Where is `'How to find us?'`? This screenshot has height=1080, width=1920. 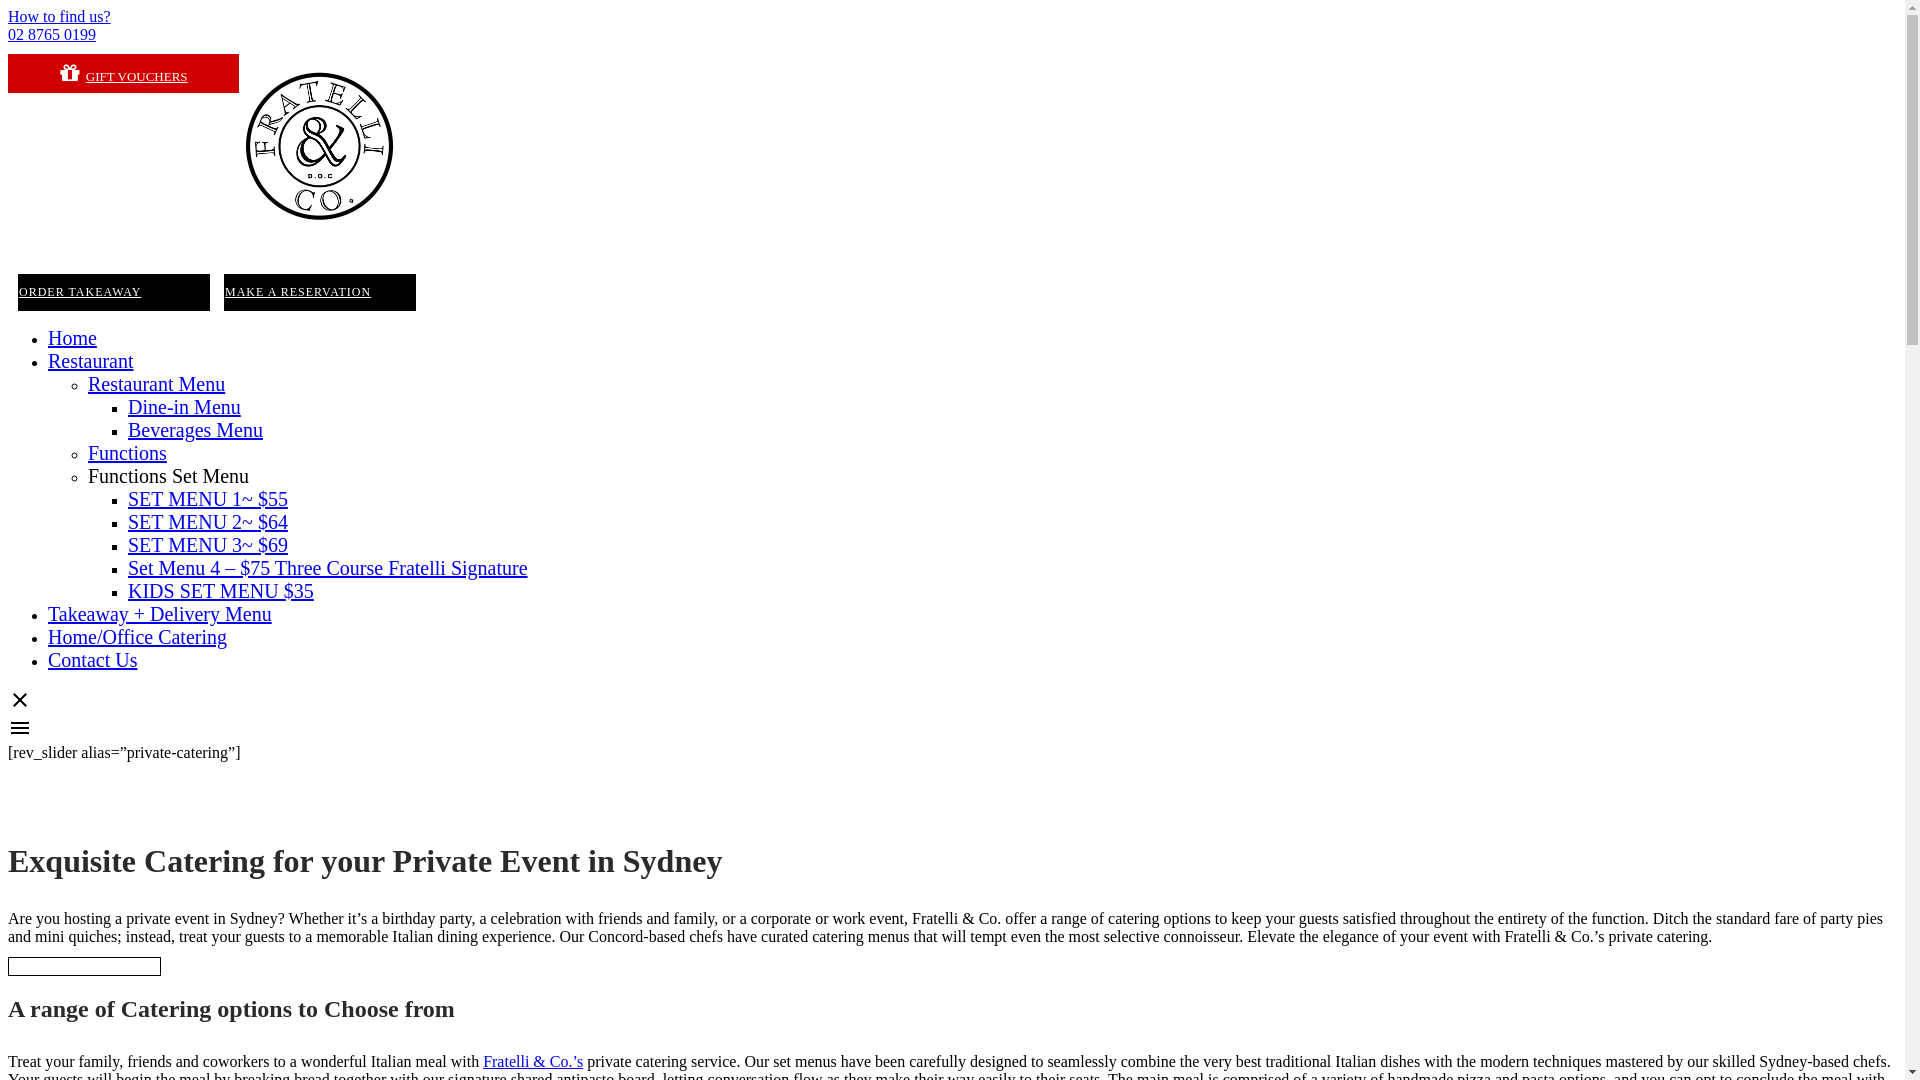 'How to find us?' is located at coordinates (59, 16).